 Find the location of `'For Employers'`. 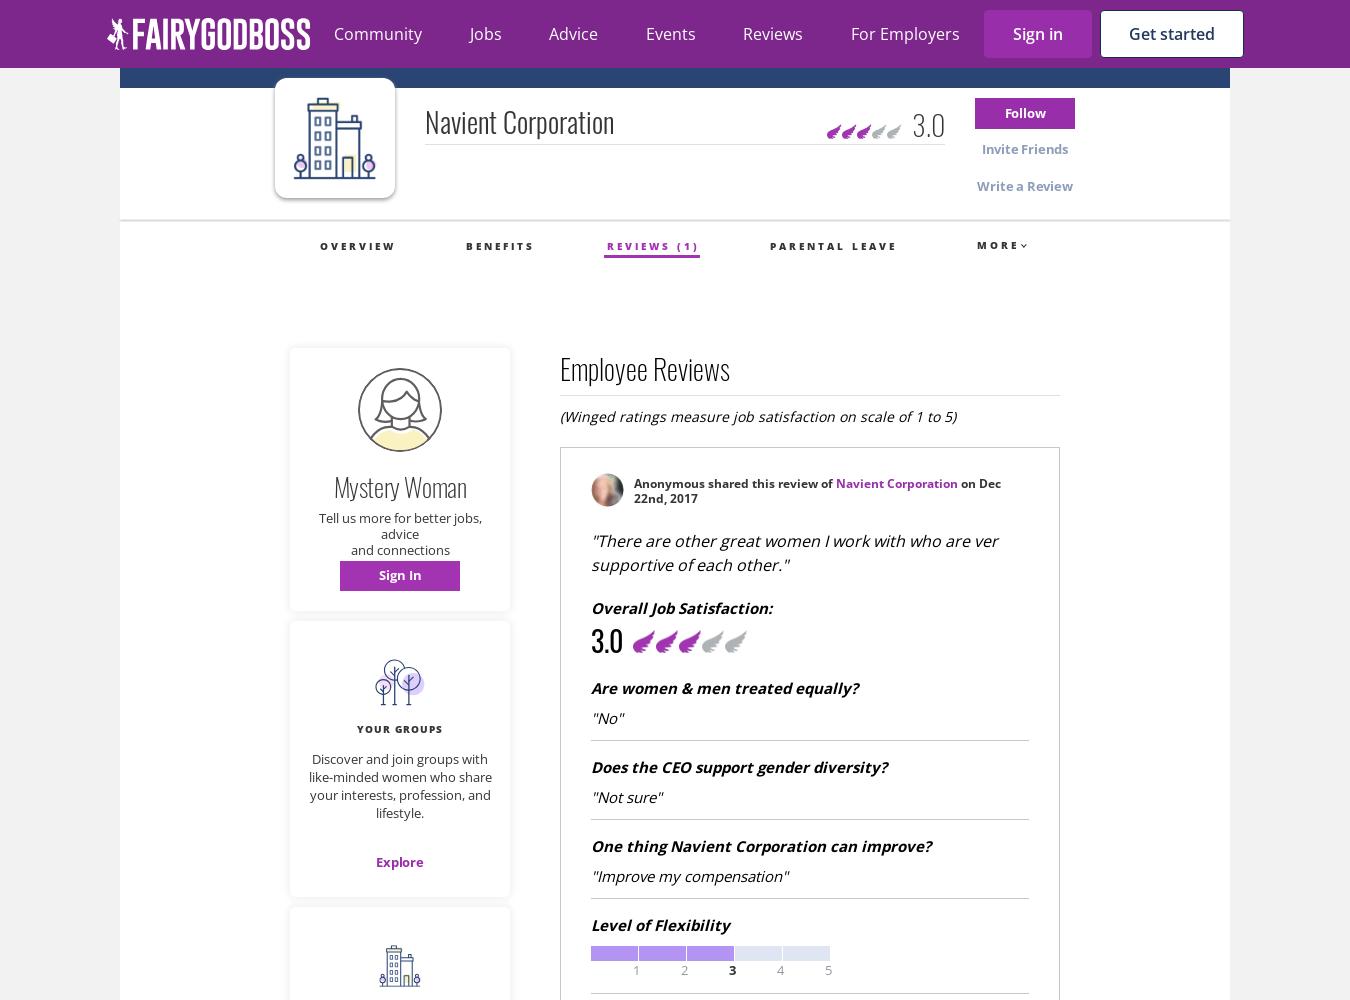

'For Employers' is located at coordinates (903, 34).